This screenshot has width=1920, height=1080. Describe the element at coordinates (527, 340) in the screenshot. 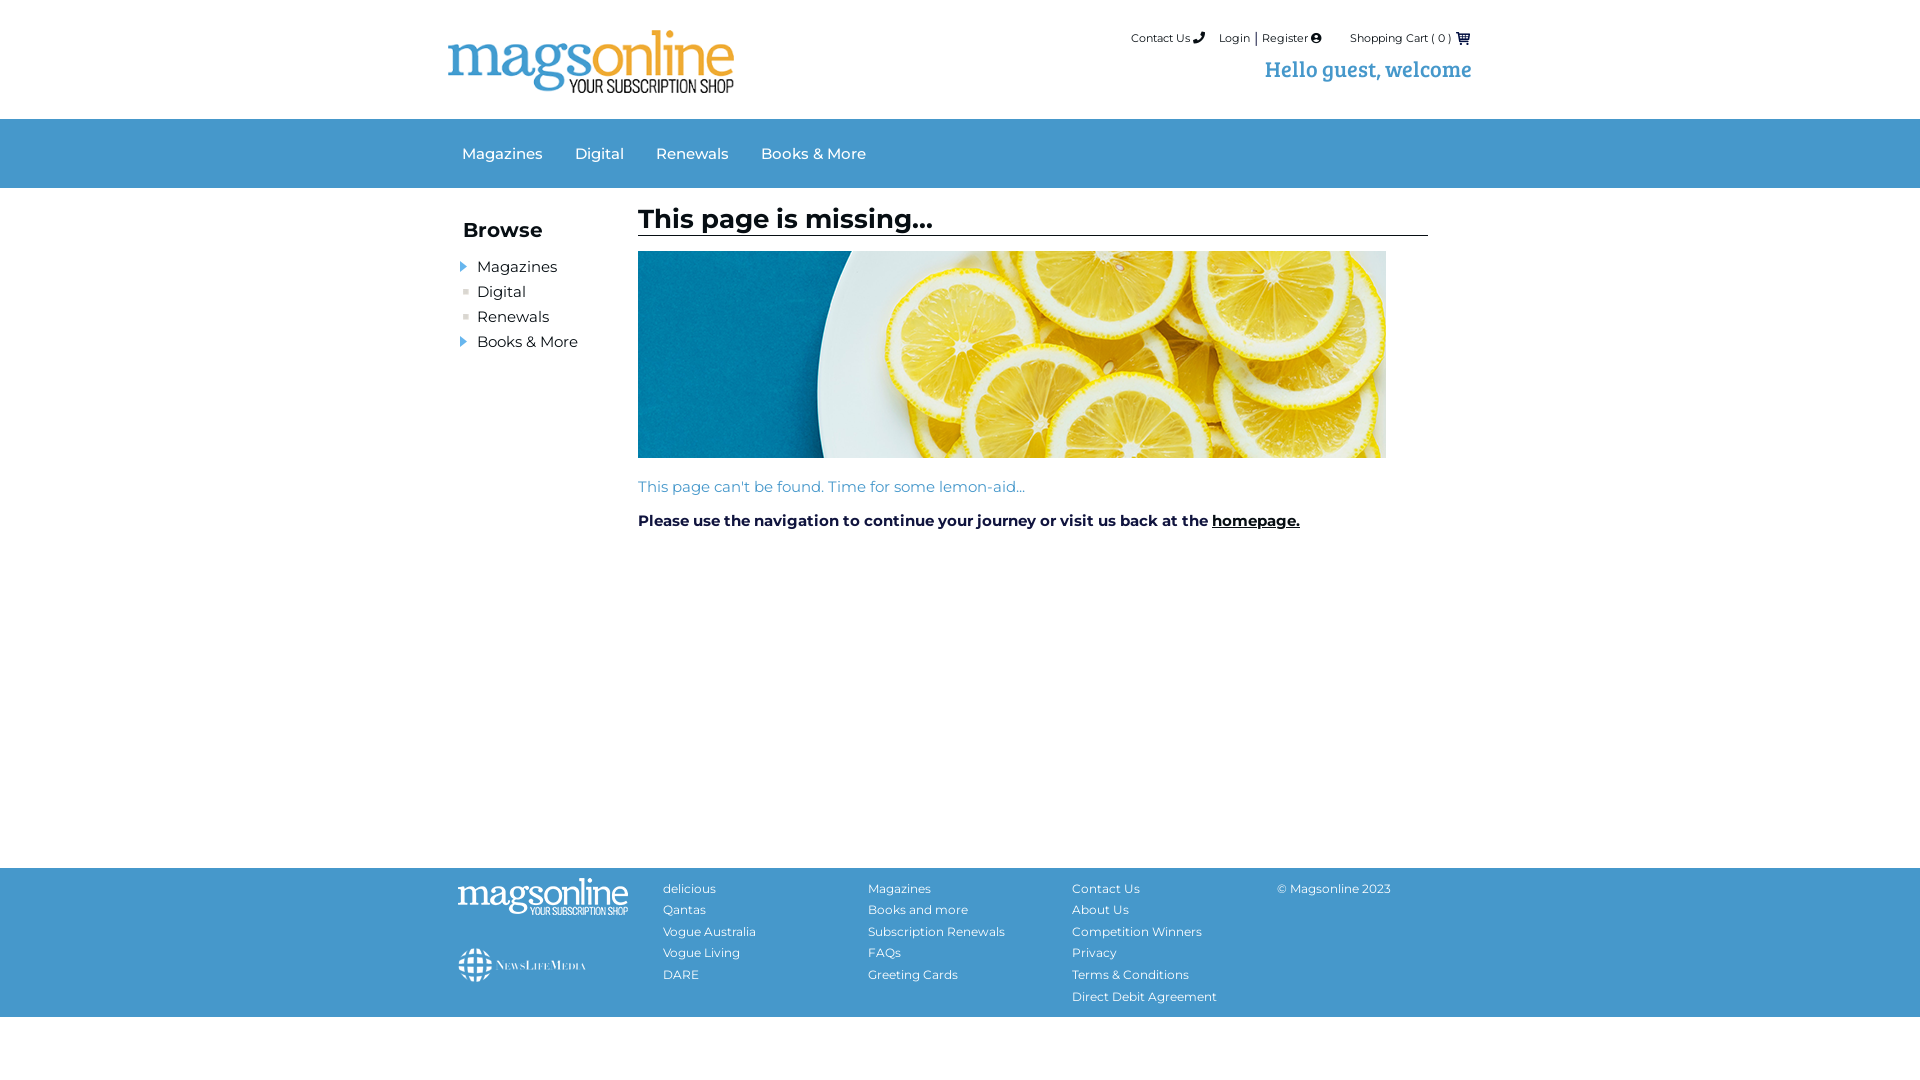

I see `'Books & More'` at that location.